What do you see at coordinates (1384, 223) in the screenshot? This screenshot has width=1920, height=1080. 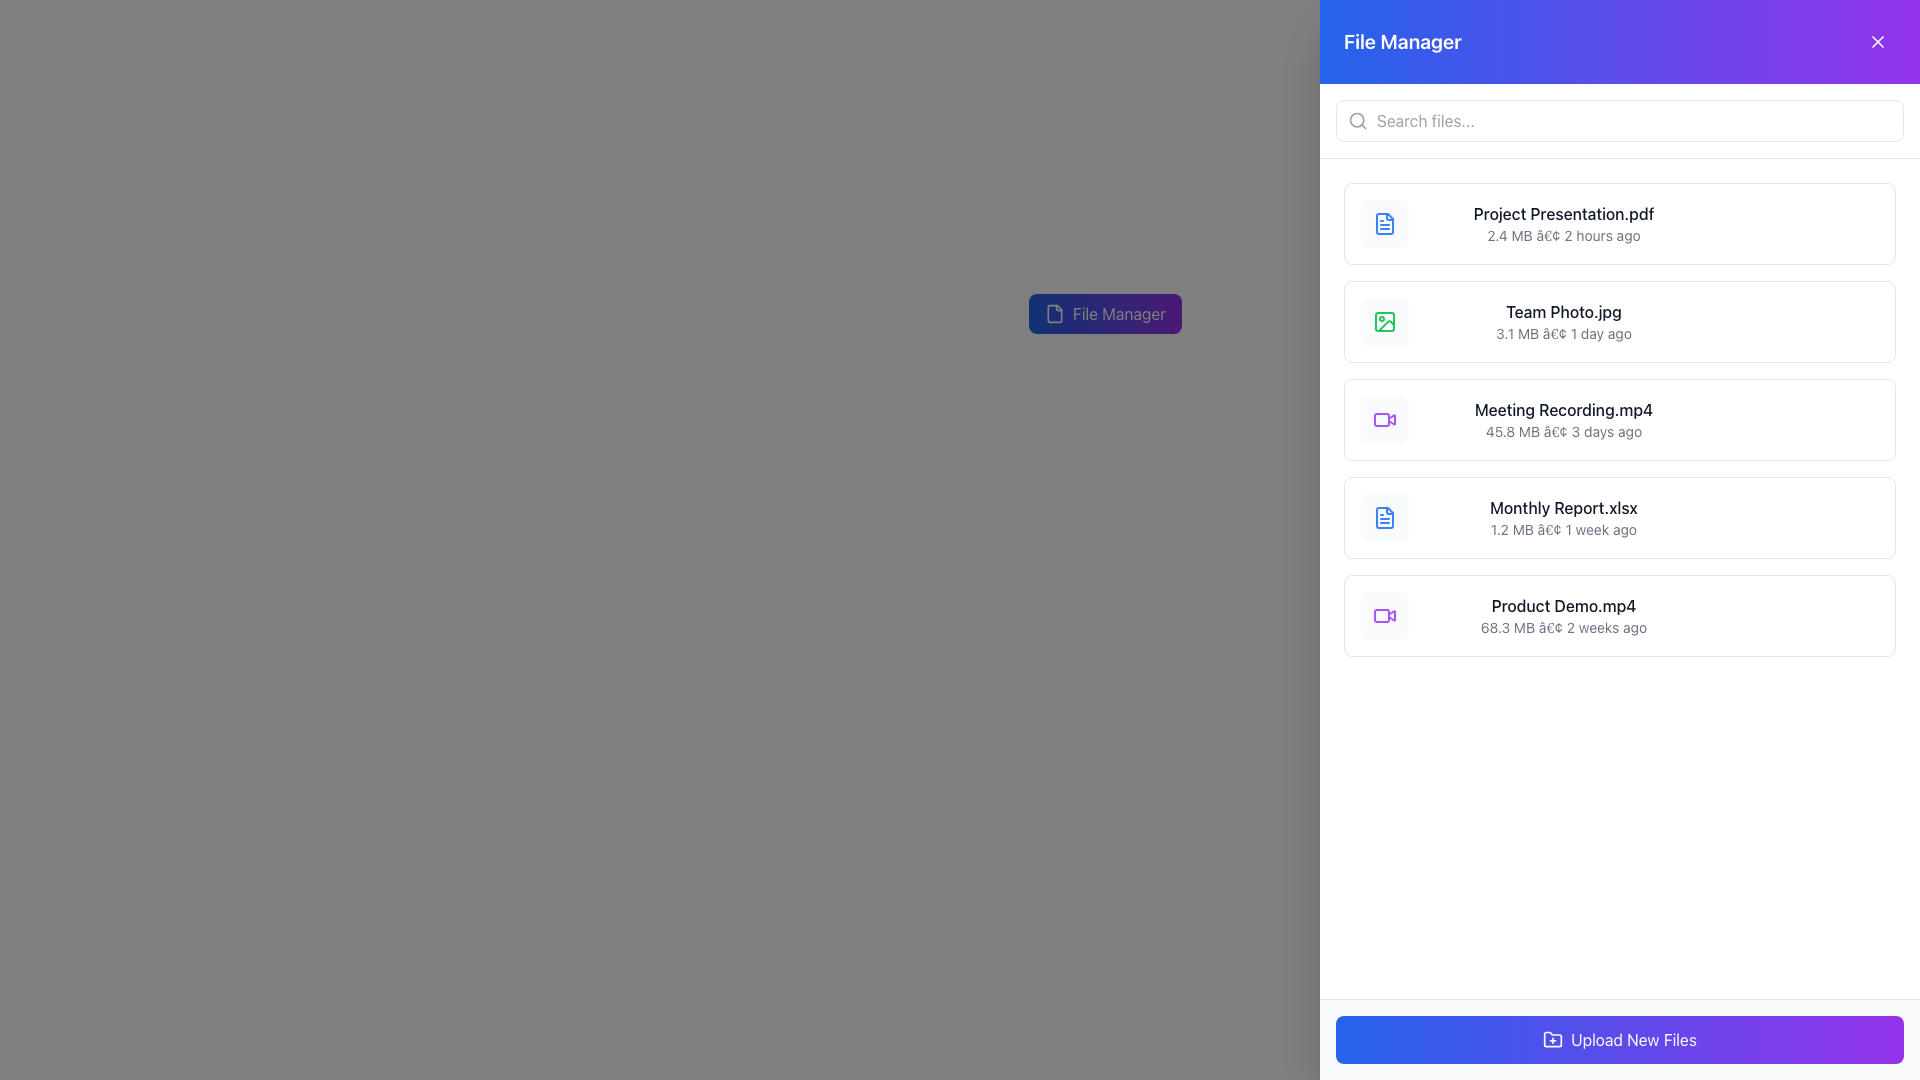 I see `the file icon located at the top-left region of the file manager interface's list item, which serves as a visual representation of a file` at bounding box center [1384, 223].